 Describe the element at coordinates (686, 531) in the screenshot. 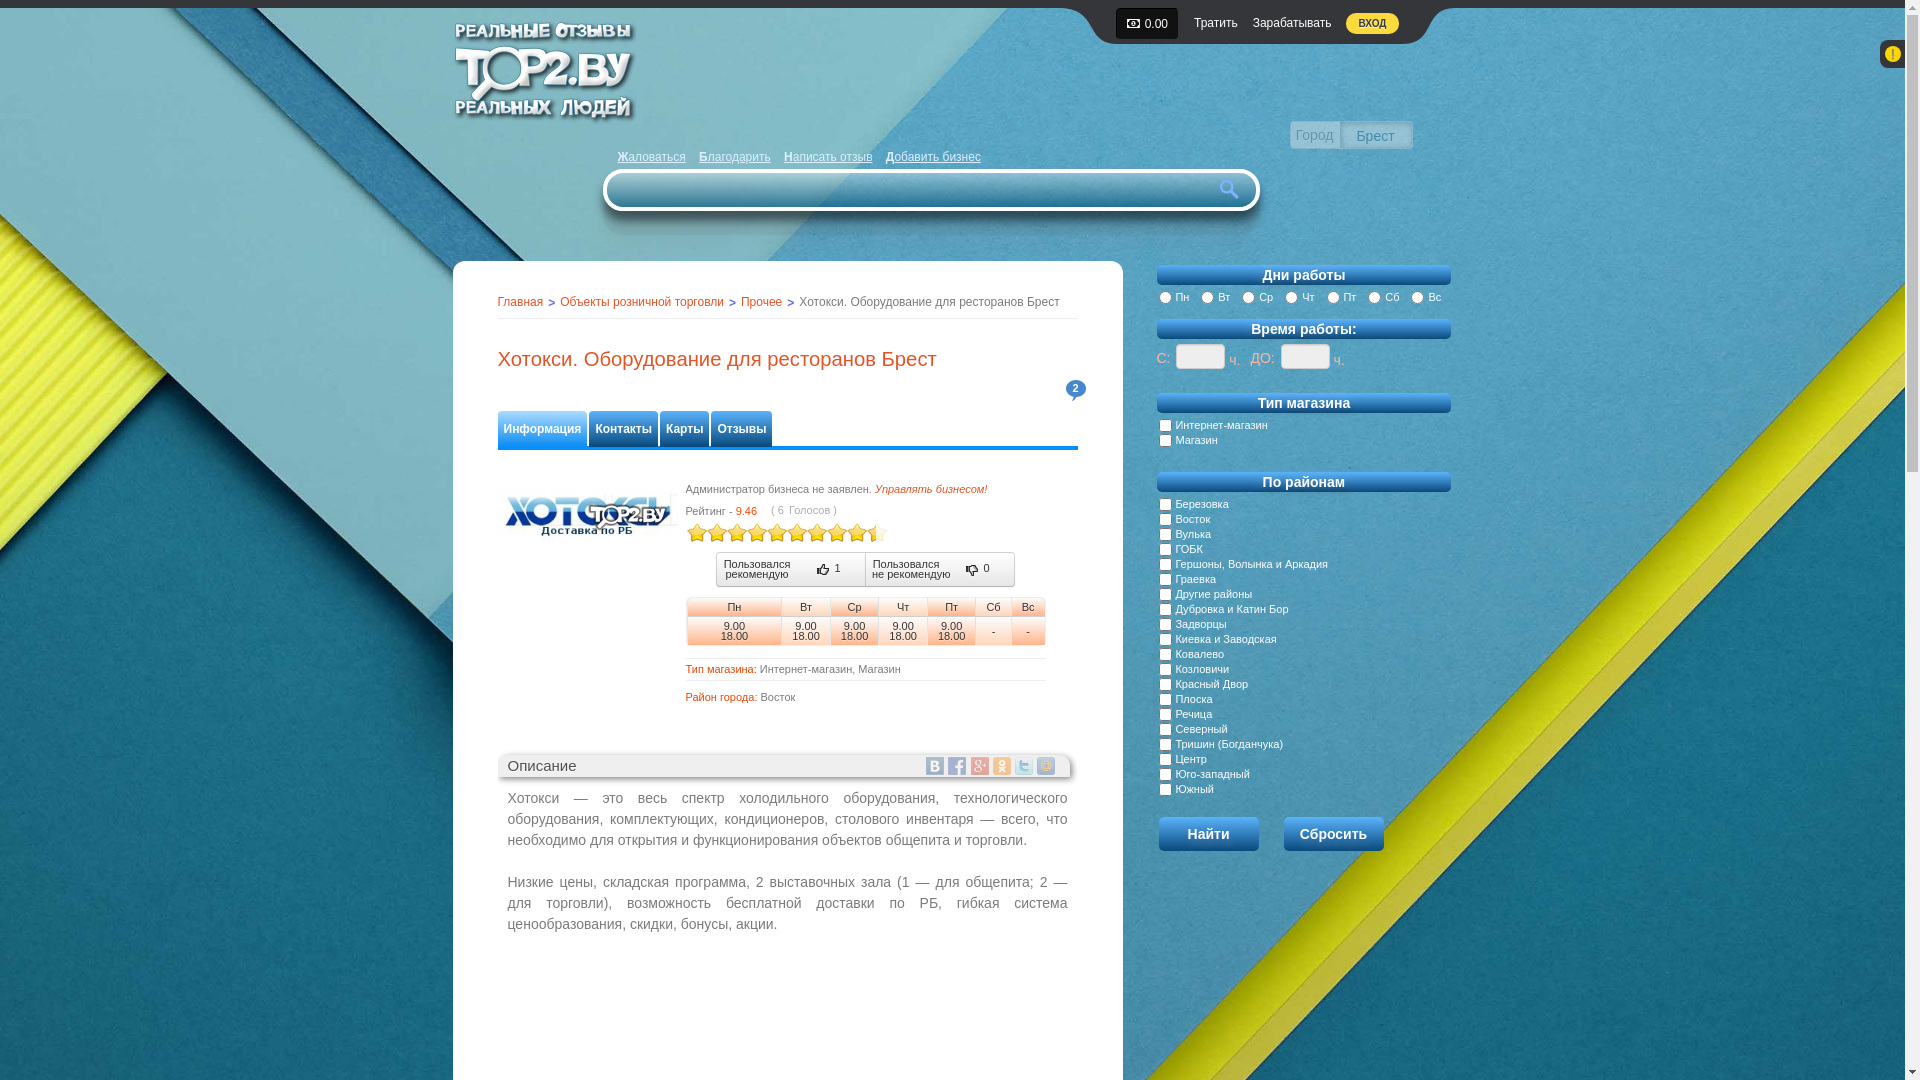

I see `'5'` at that location.